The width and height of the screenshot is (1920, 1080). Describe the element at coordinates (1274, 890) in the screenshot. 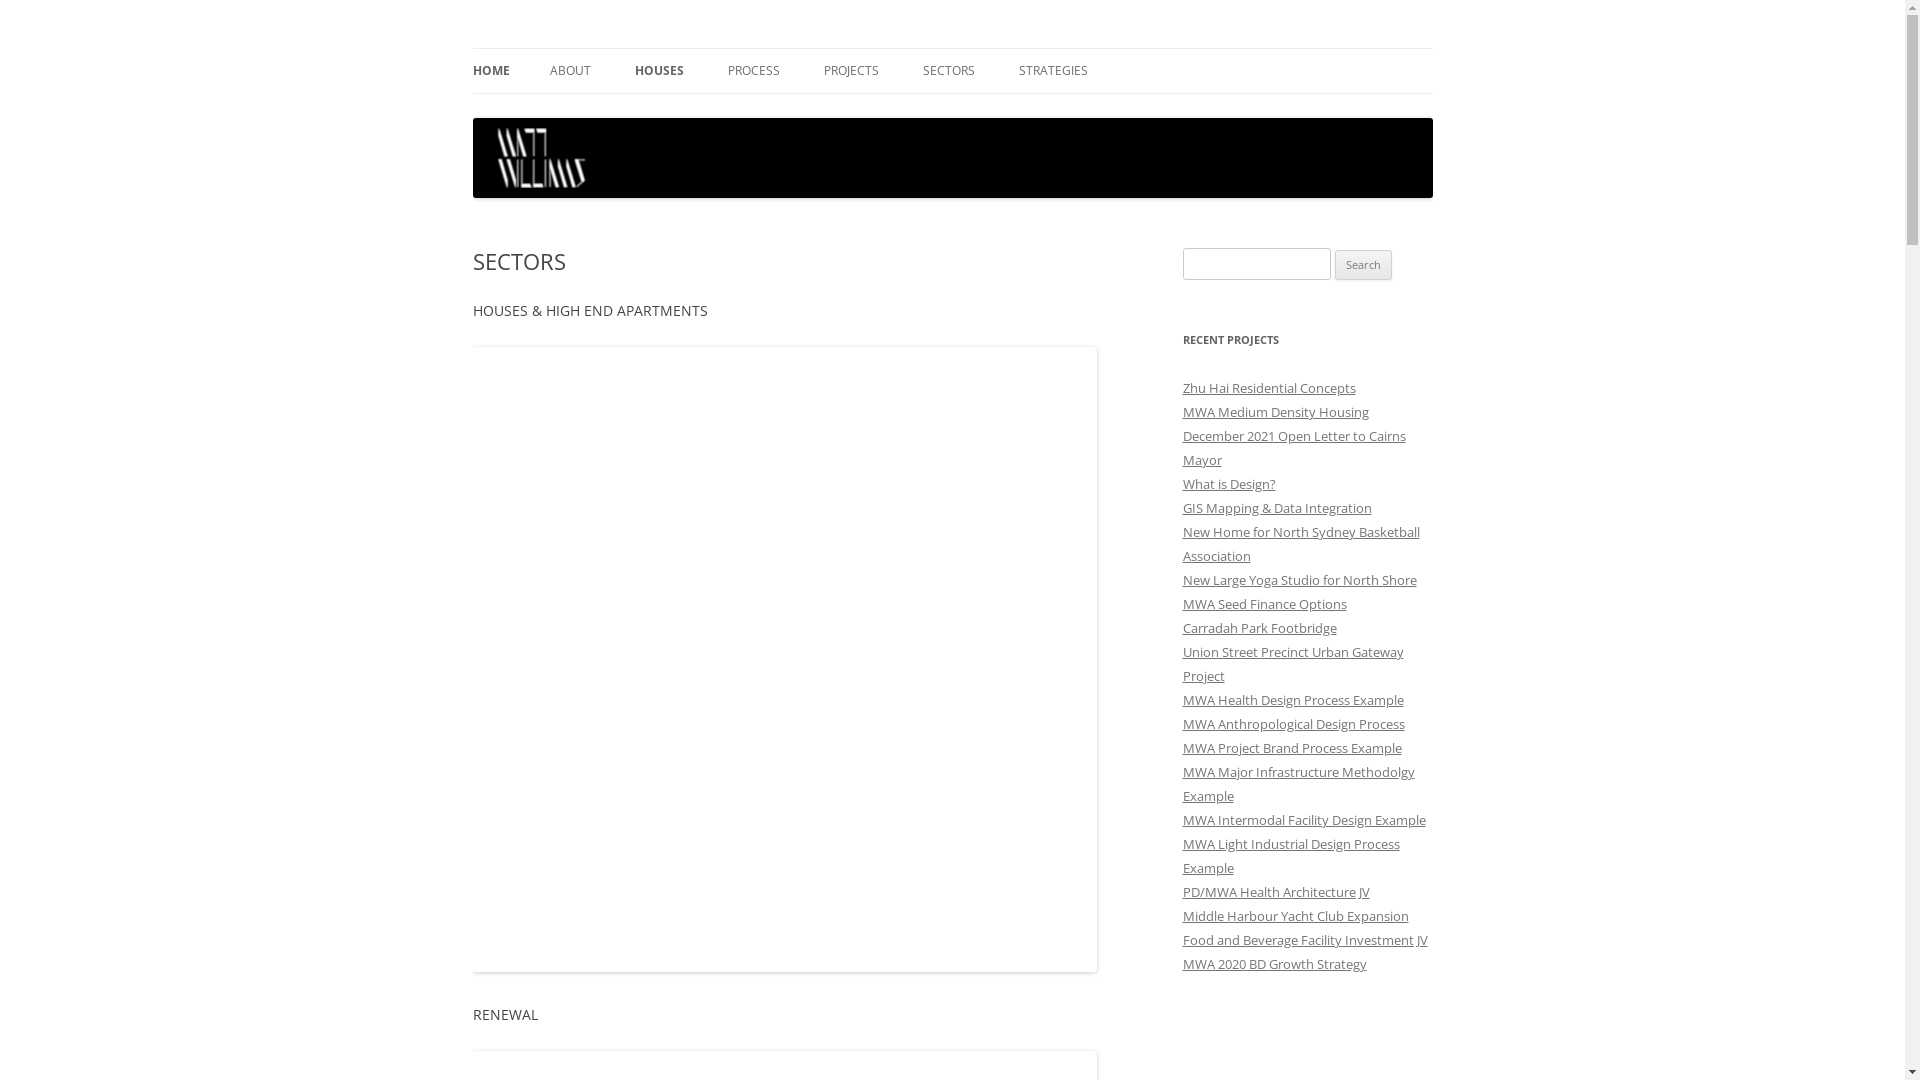

I see `'PD/MWA Health Architecture JV'` at that location.